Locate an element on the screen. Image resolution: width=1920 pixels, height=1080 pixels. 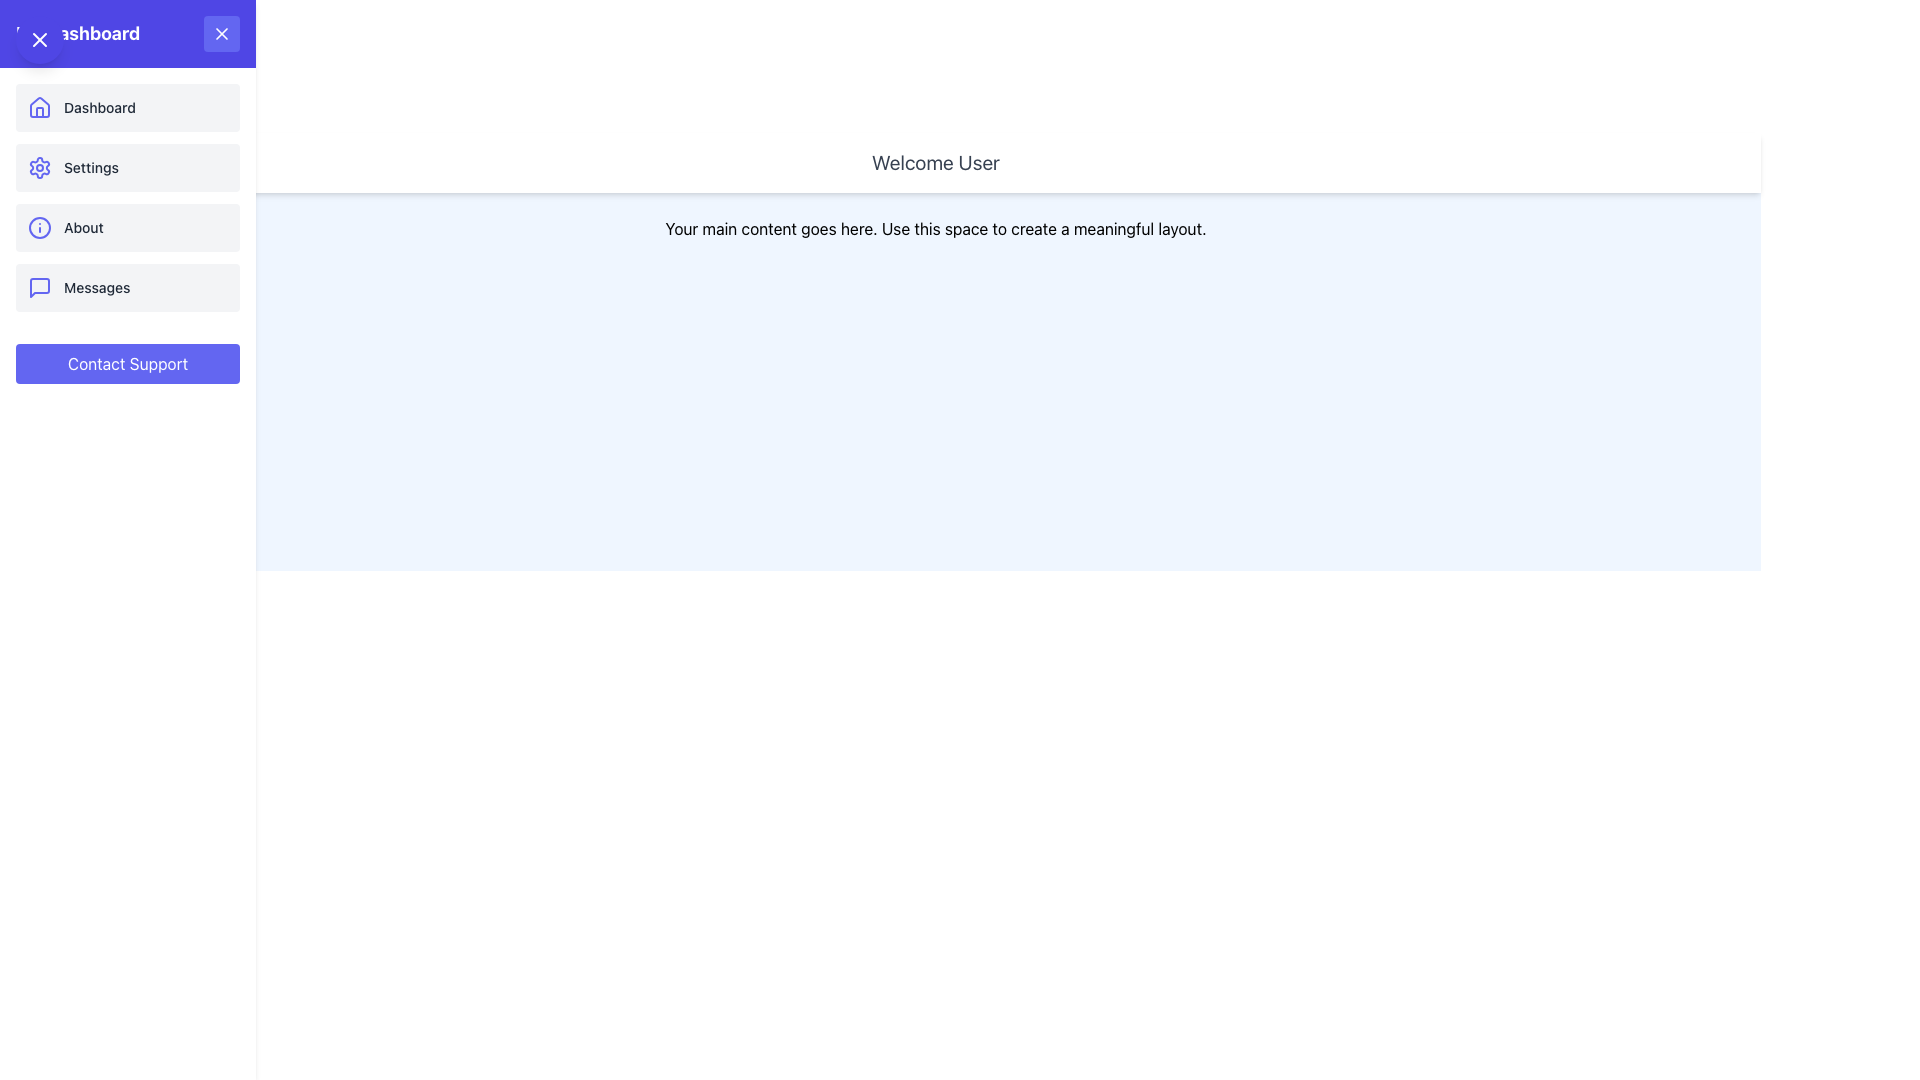
the static text element that reads 'Welcome User', styled in a large gray font, located at the top of the main content area is located at coordinates (935, 161).